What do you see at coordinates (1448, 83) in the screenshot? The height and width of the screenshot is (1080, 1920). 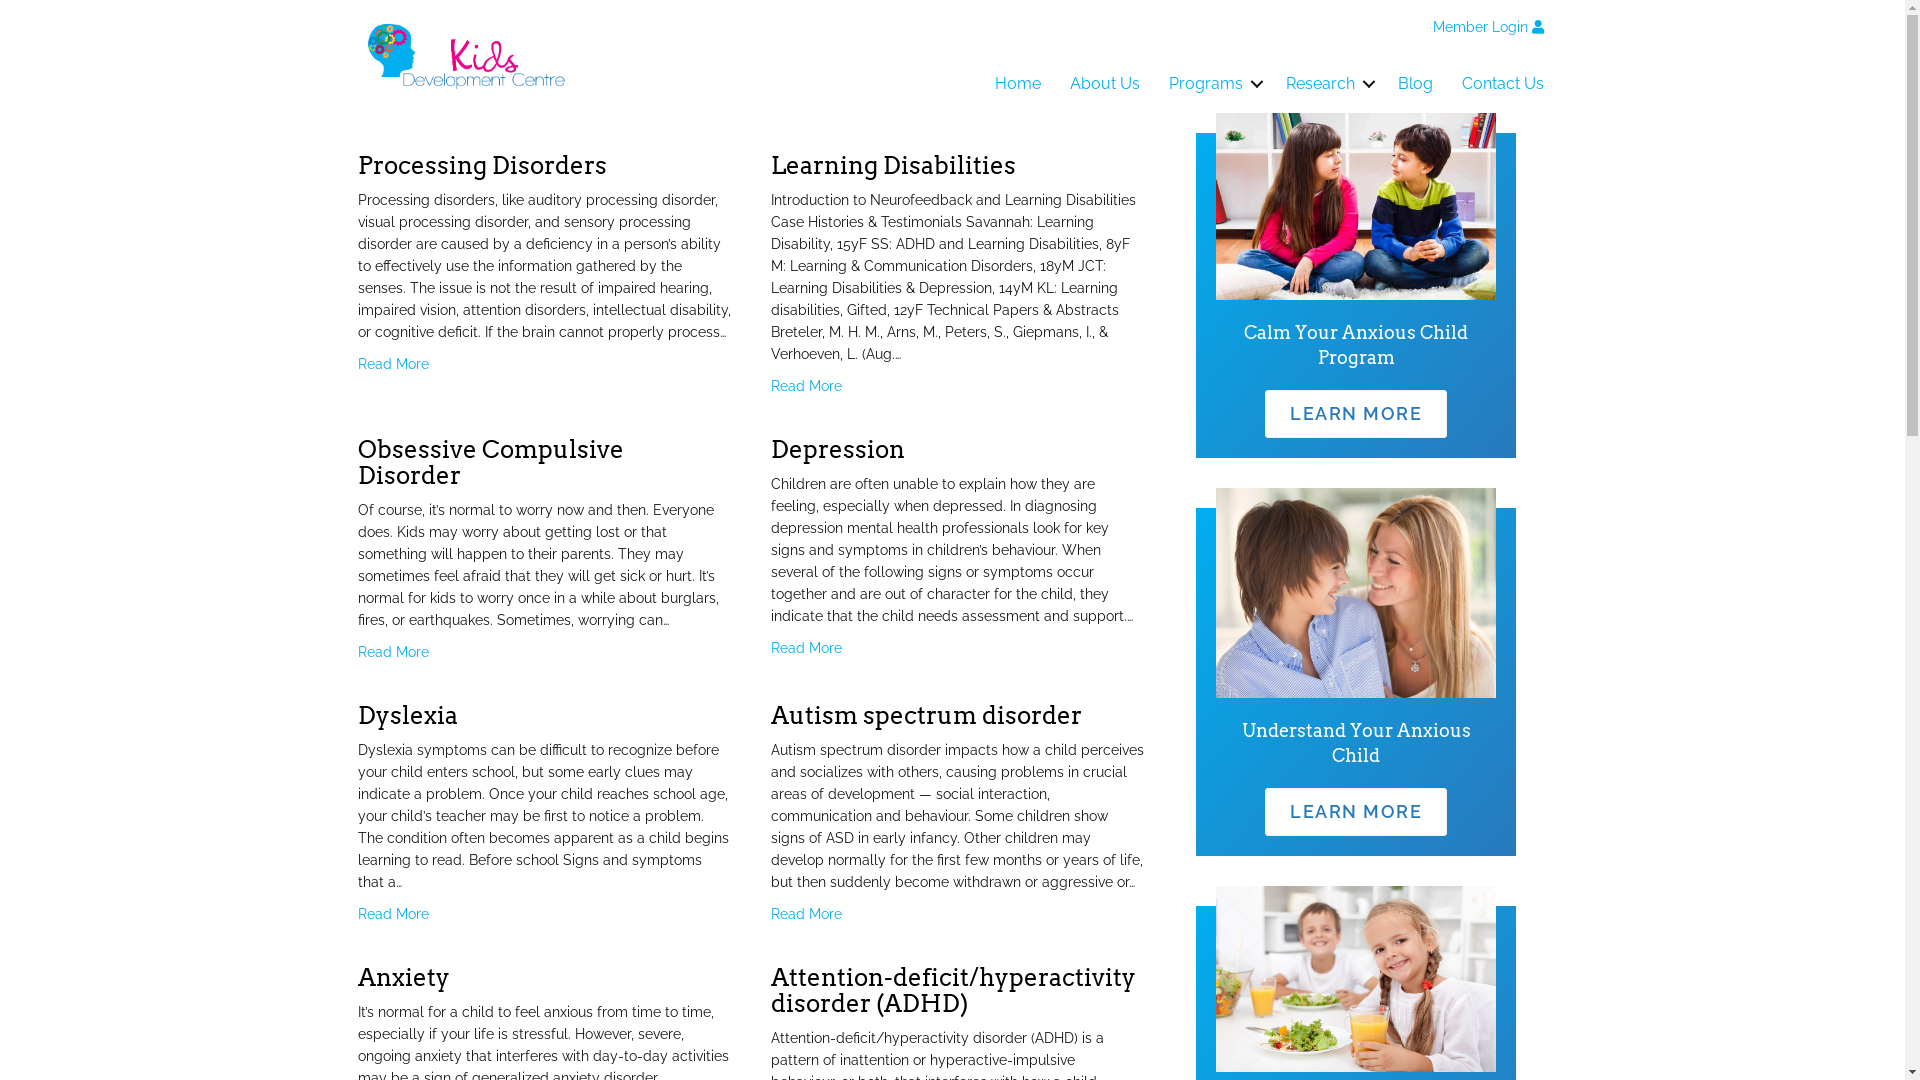 I see `'Contact Us'` at bounding box center [1448, 83].